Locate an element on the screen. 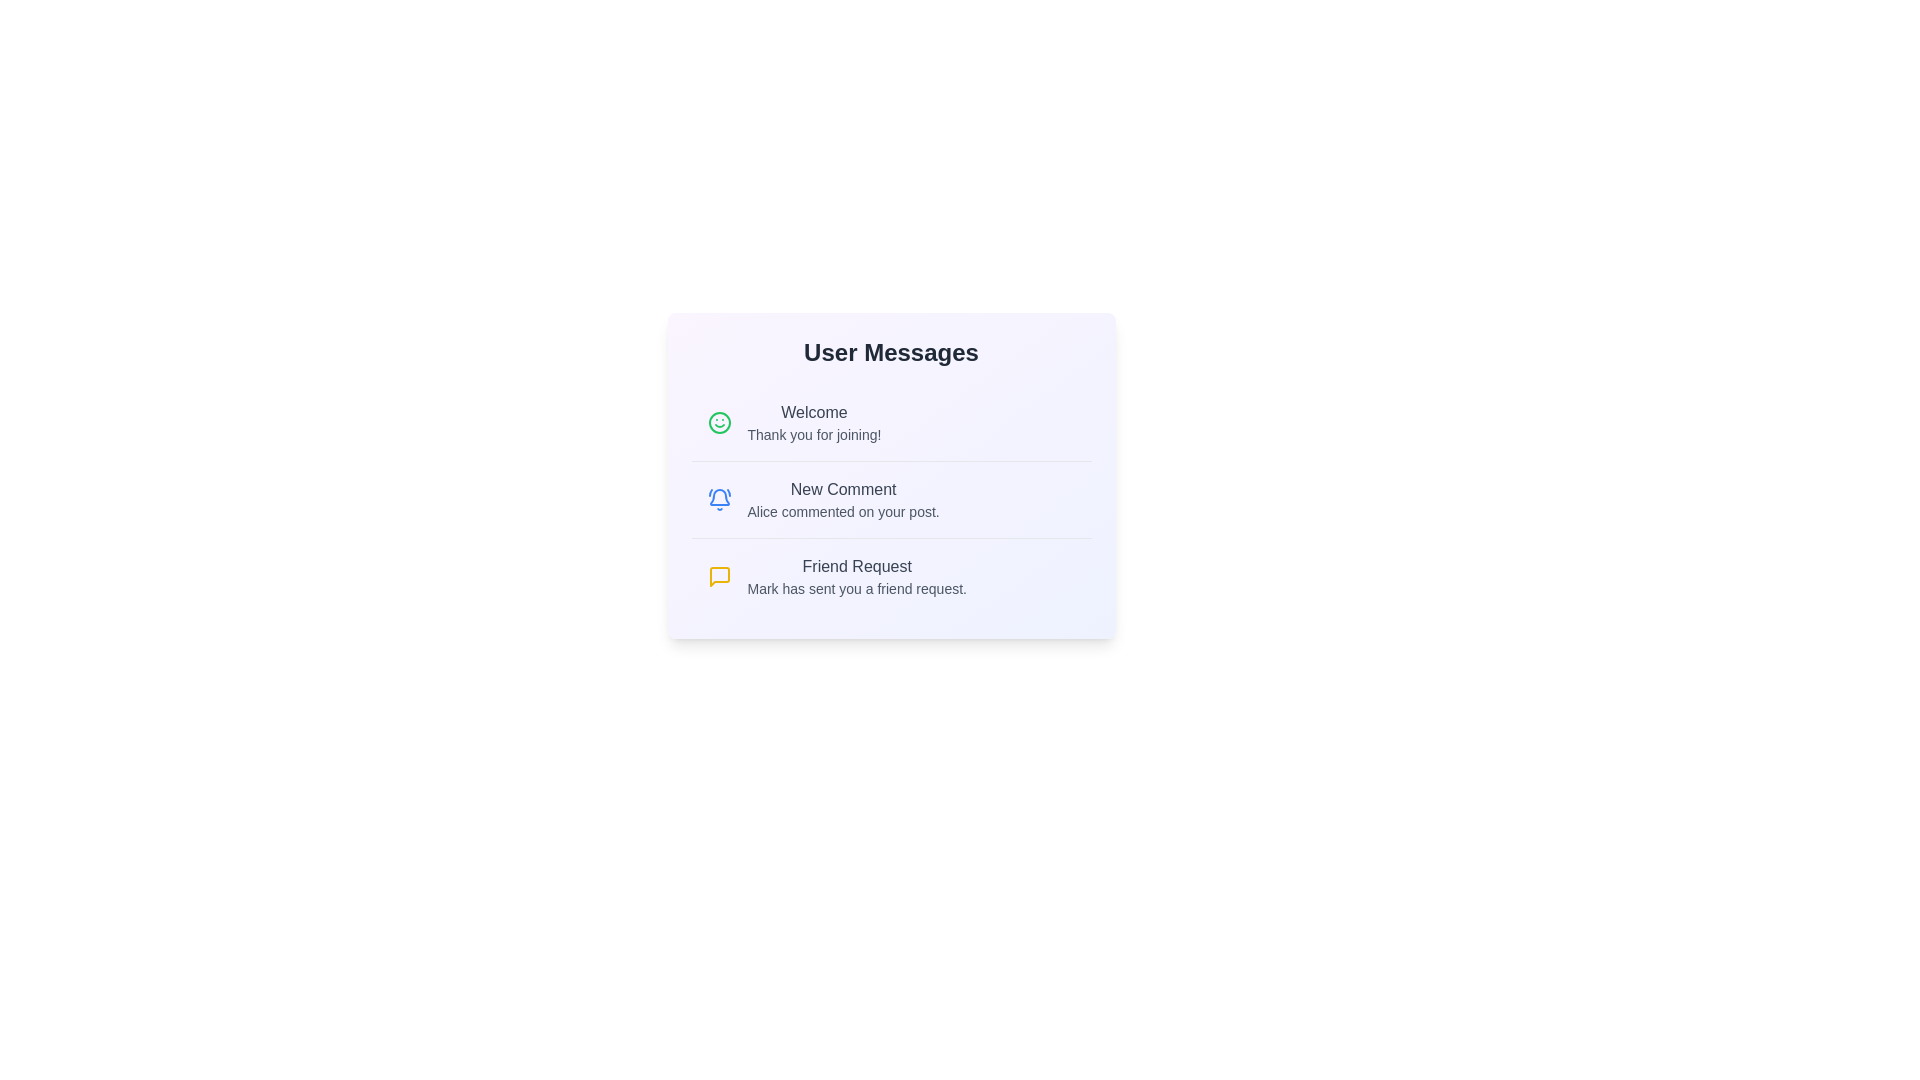  the icon associated with New Comment to view its visual response is located at coordinates (719, 499).